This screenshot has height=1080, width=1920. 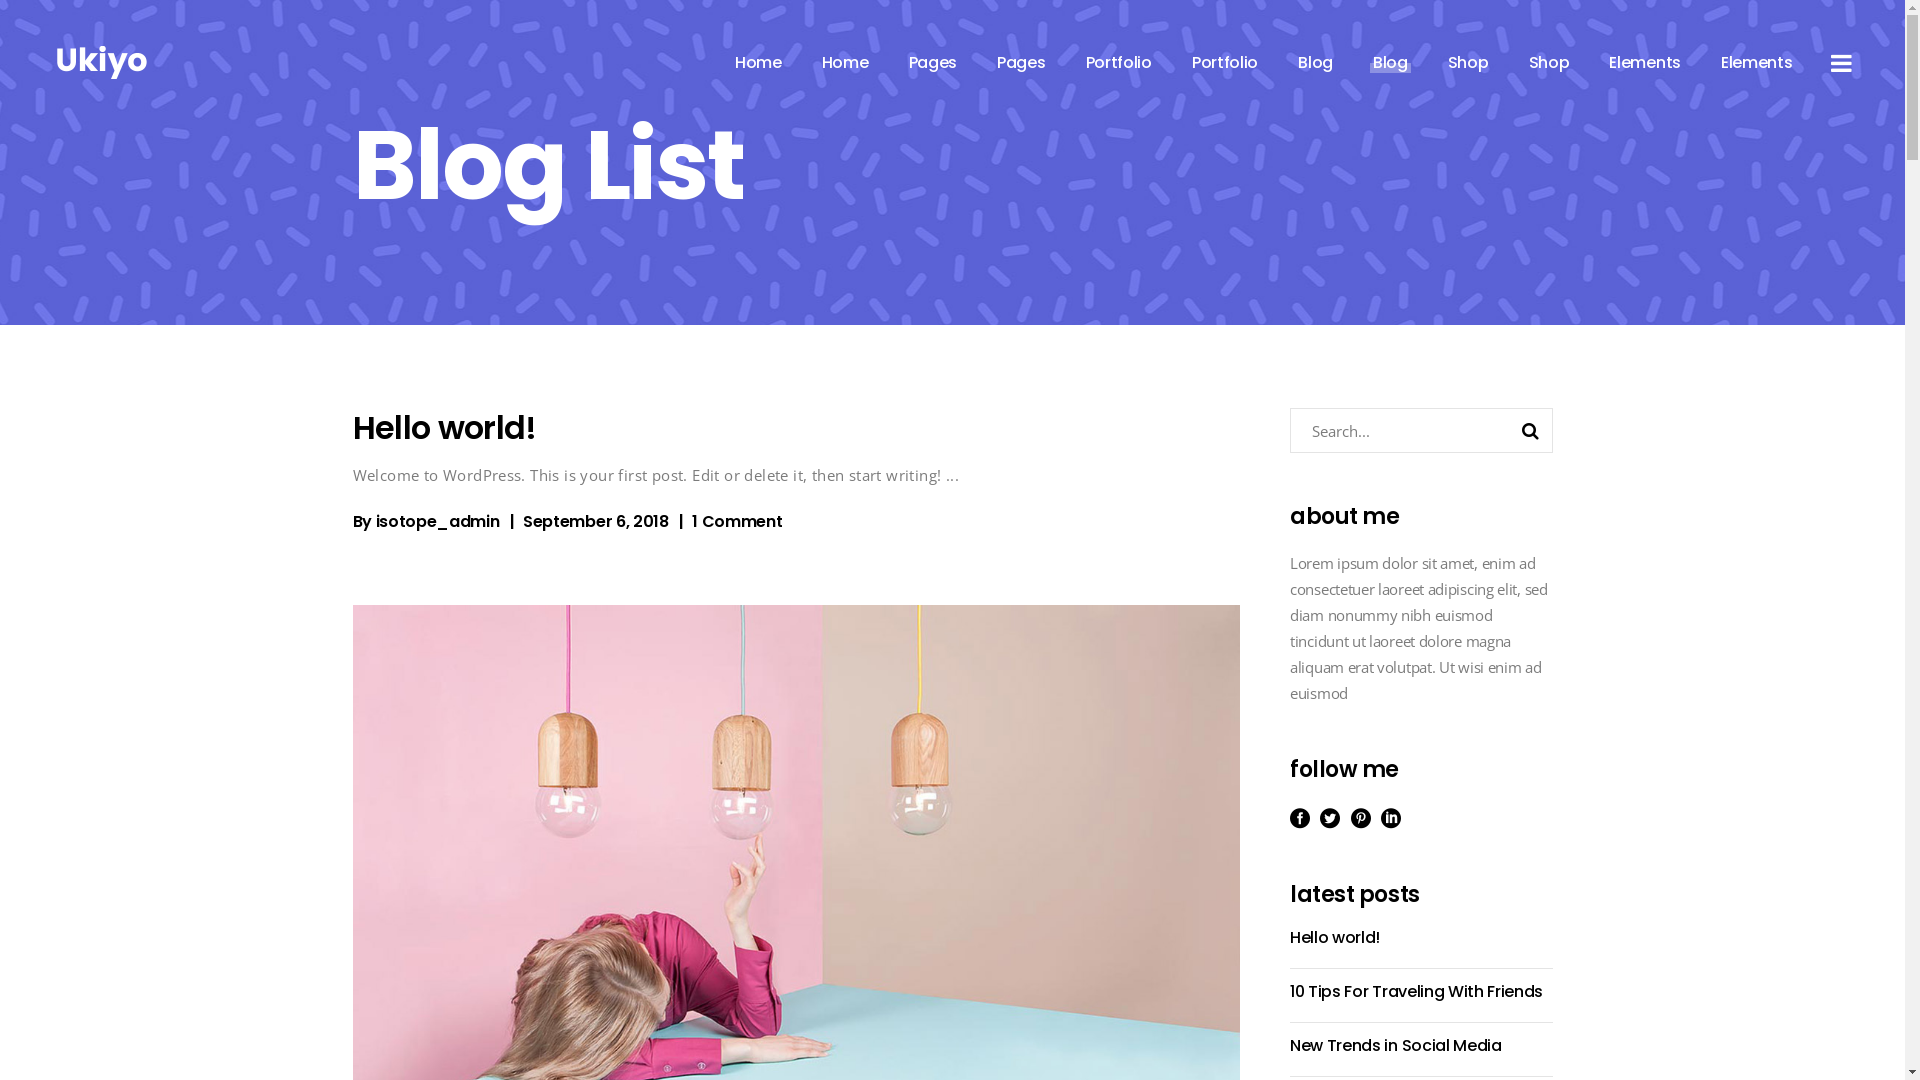 I want to click on 'September 6, 2018', so click(x=594, y=520).